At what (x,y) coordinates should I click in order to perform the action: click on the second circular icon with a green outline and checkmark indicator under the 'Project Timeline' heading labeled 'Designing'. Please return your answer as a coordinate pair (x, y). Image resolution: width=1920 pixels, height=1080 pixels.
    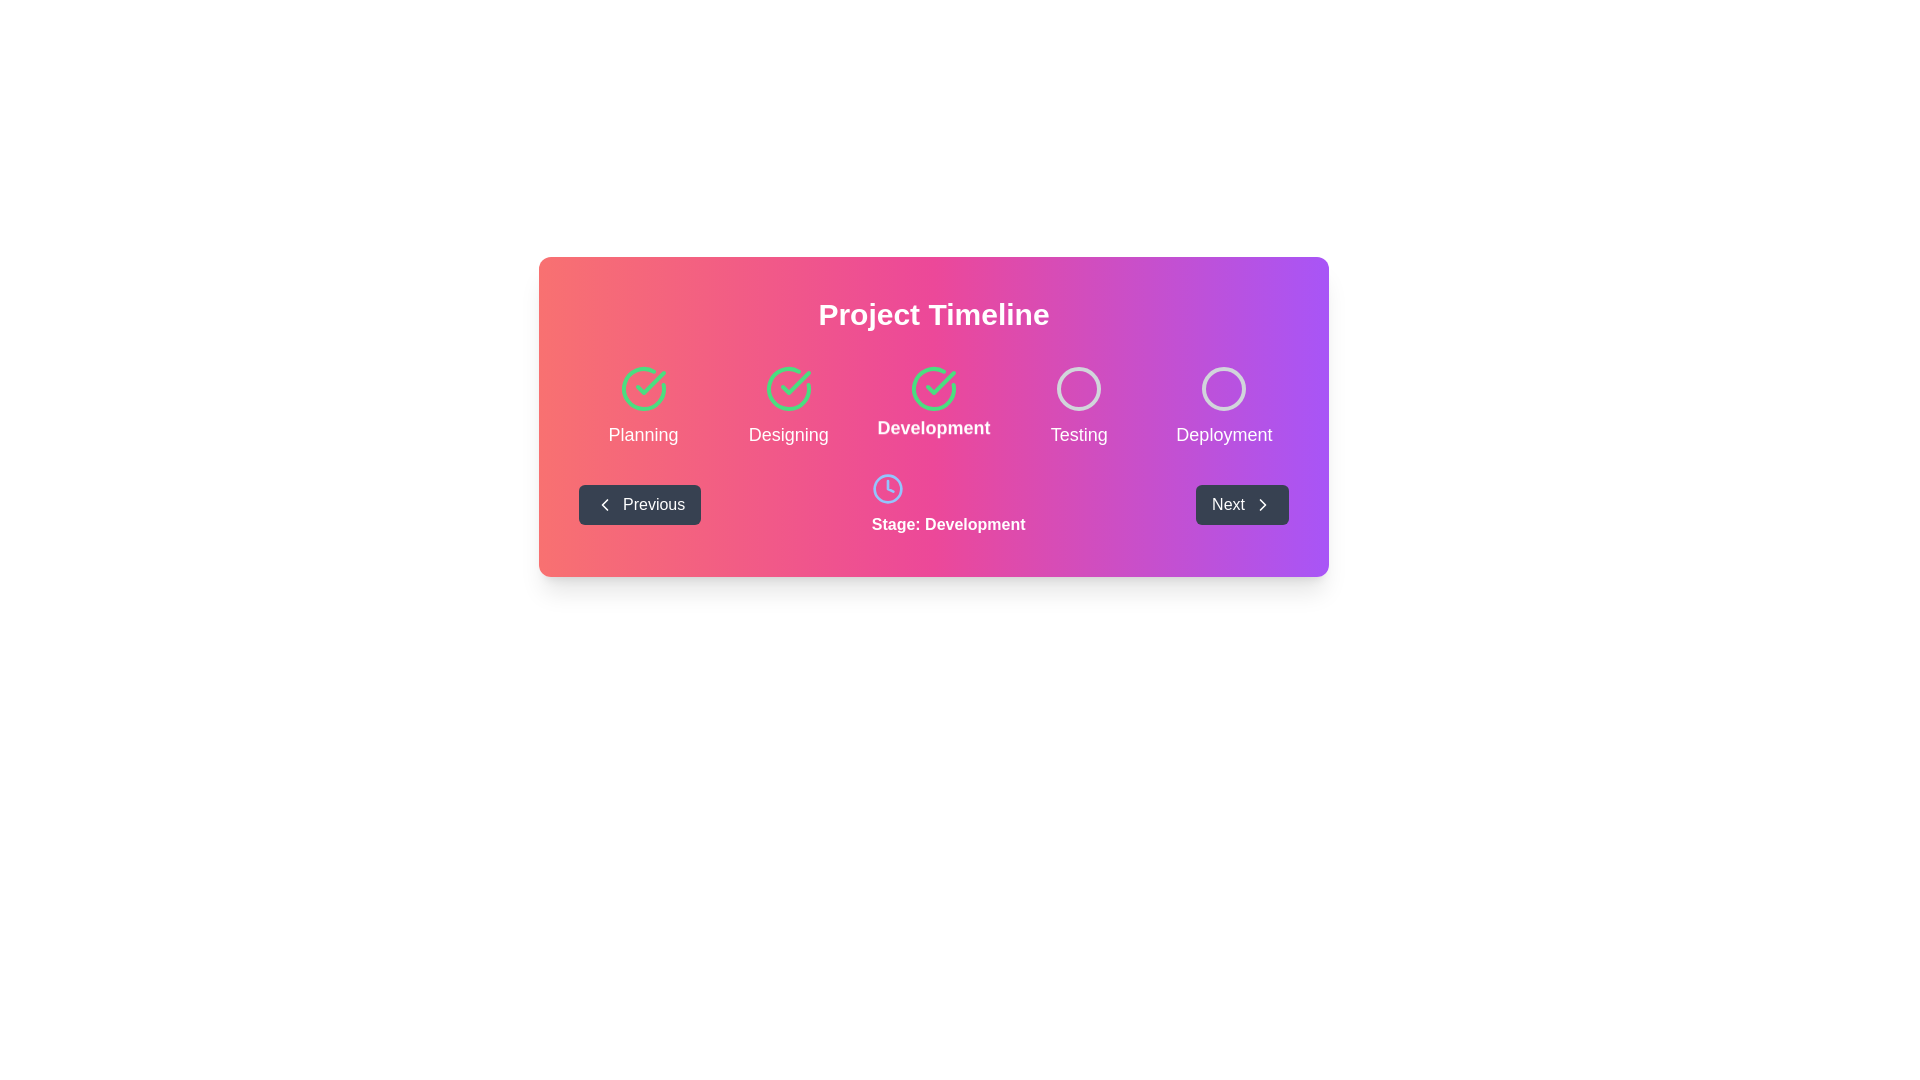
    Looking at the image, I should click on (787, 389).